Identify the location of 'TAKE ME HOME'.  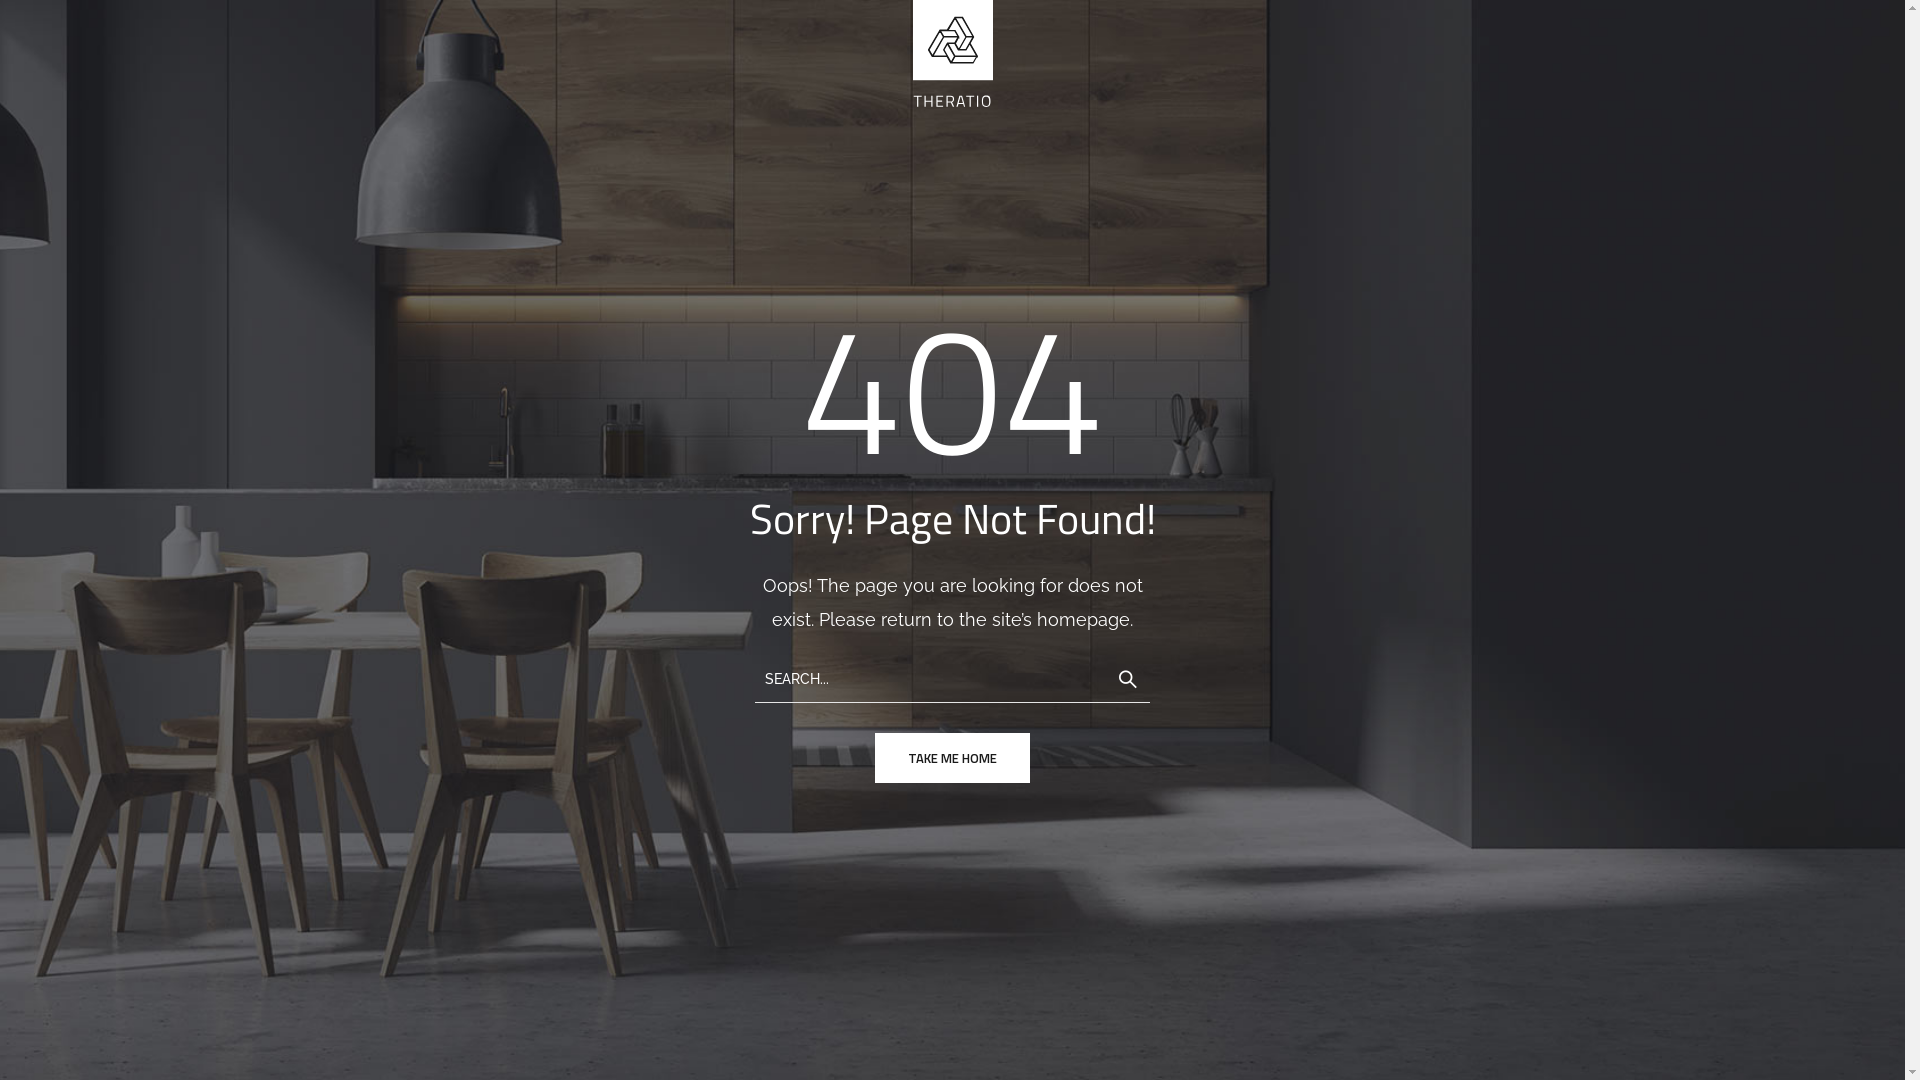
(951, 758).